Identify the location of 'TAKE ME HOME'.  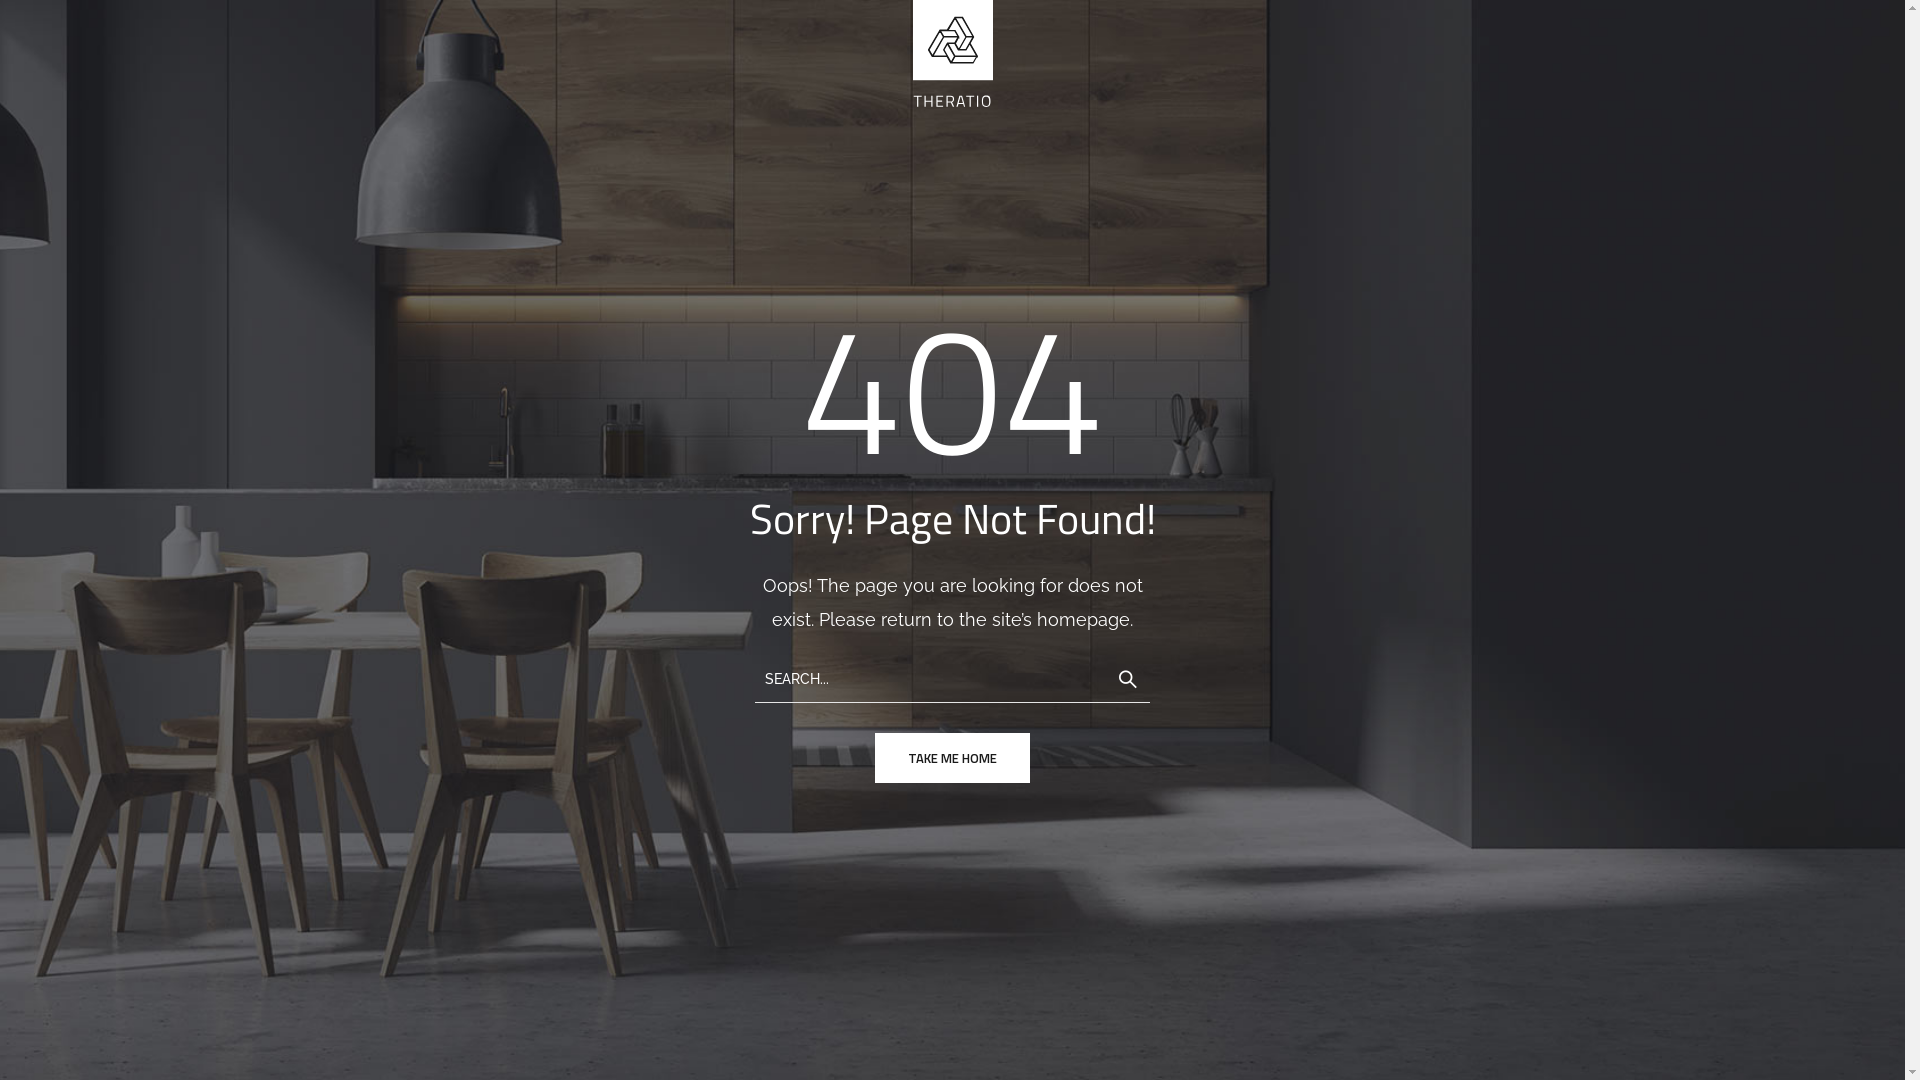
(951, 758).